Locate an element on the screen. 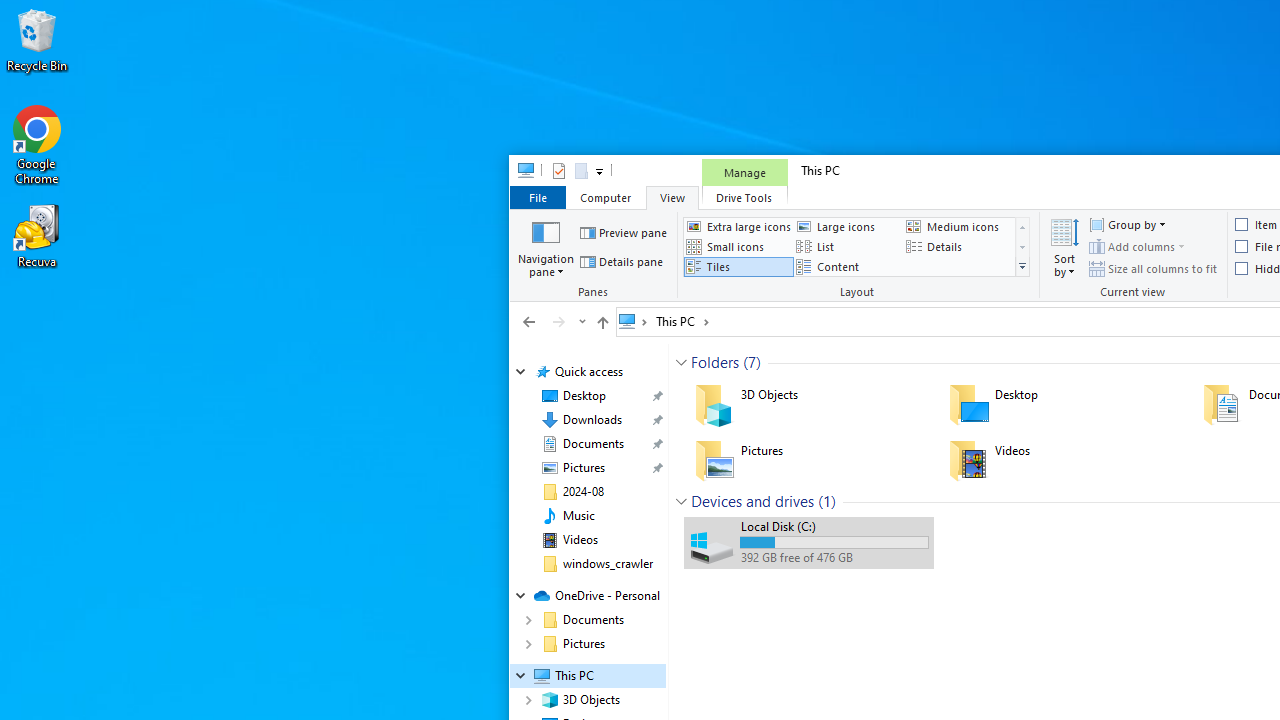 The height and width of the screenshot is (720, 1280). 'Large icons' is located at coordinates (848, 225).